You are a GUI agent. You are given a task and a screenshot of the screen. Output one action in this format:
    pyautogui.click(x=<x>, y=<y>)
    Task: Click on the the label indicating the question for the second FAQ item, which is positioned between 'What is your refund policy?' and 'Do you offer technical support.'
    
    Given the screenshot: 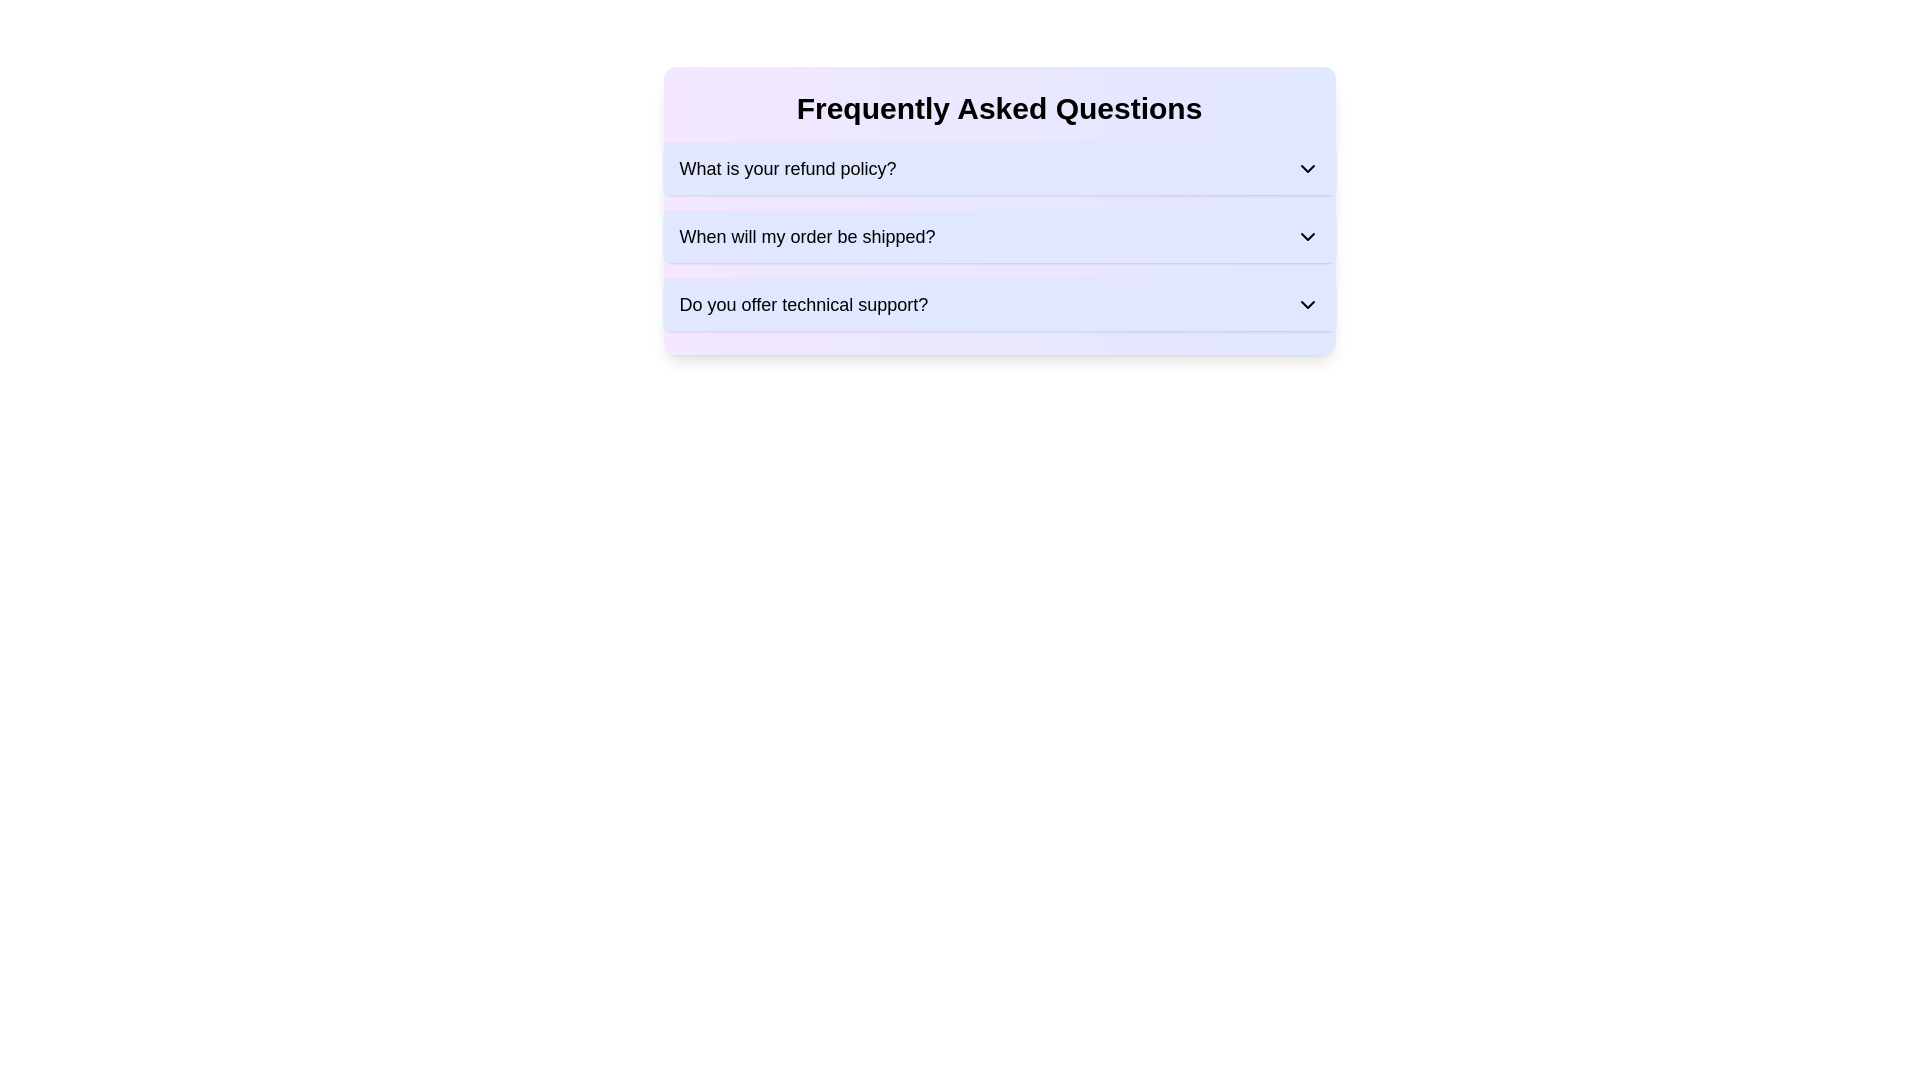 What is the action you would take?
    pyautogui.click(x=807, y=235)
    